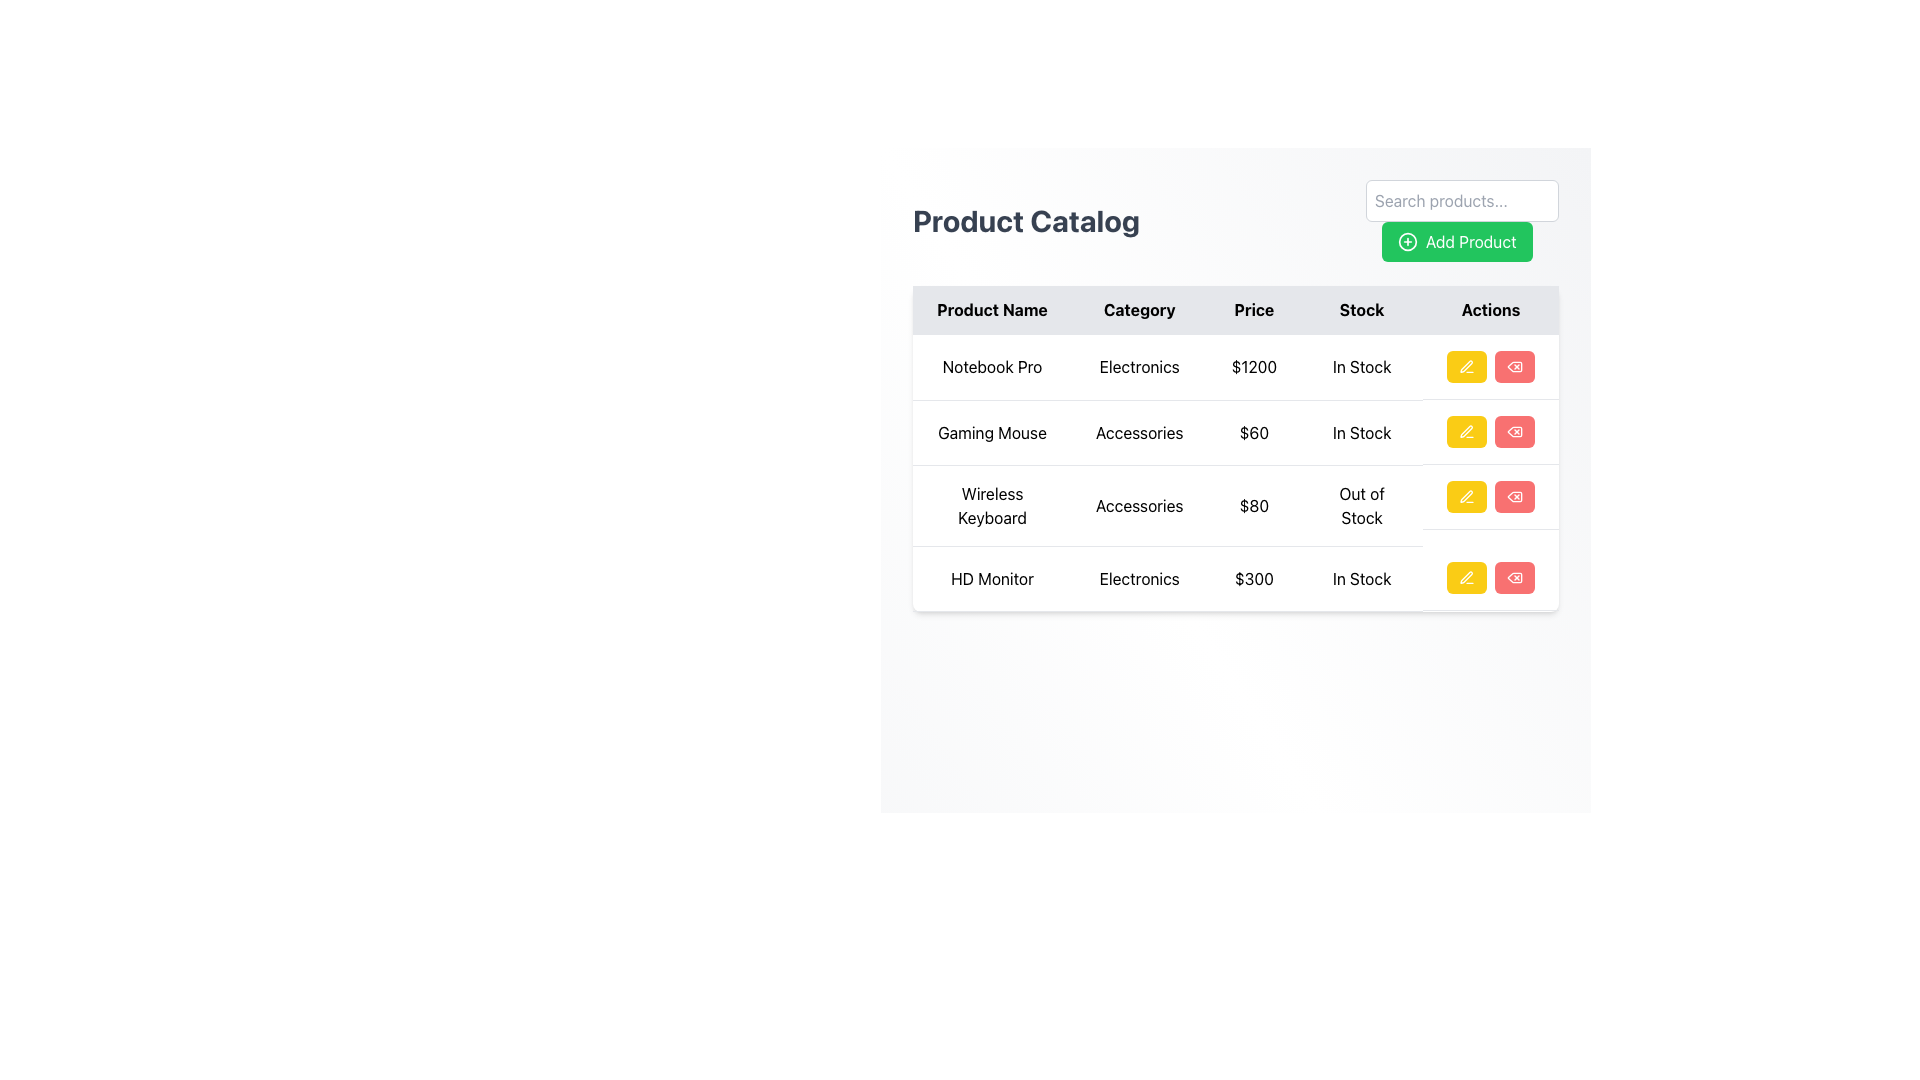 The image size is (1920, 1080). What do you see at coordinates (1467, 578) in the screenshot?
I see `the pen-shaped icon button representing editing functionality, located in the 'Actions' column of the last row in the product listing table` at bounding box center [1467, 578].